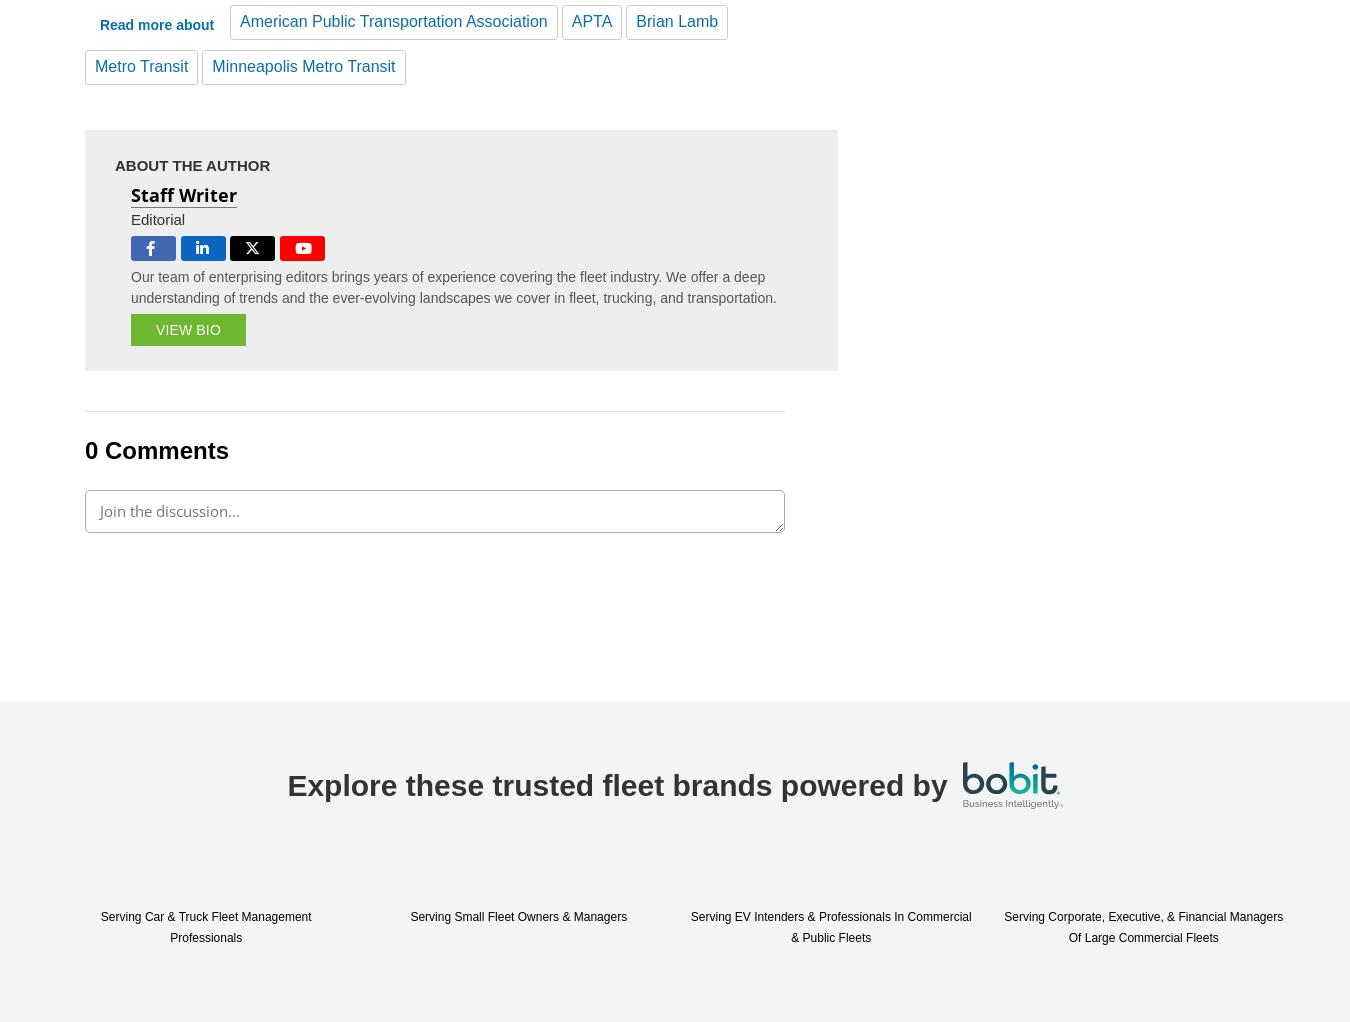  What do you see at coordinates (1142, 926) in the screenshot?
I see `'Serving Corporate, Executive, & Financial Managers Of Large Commercial Fleets'` at bounding box center [1142, 926].